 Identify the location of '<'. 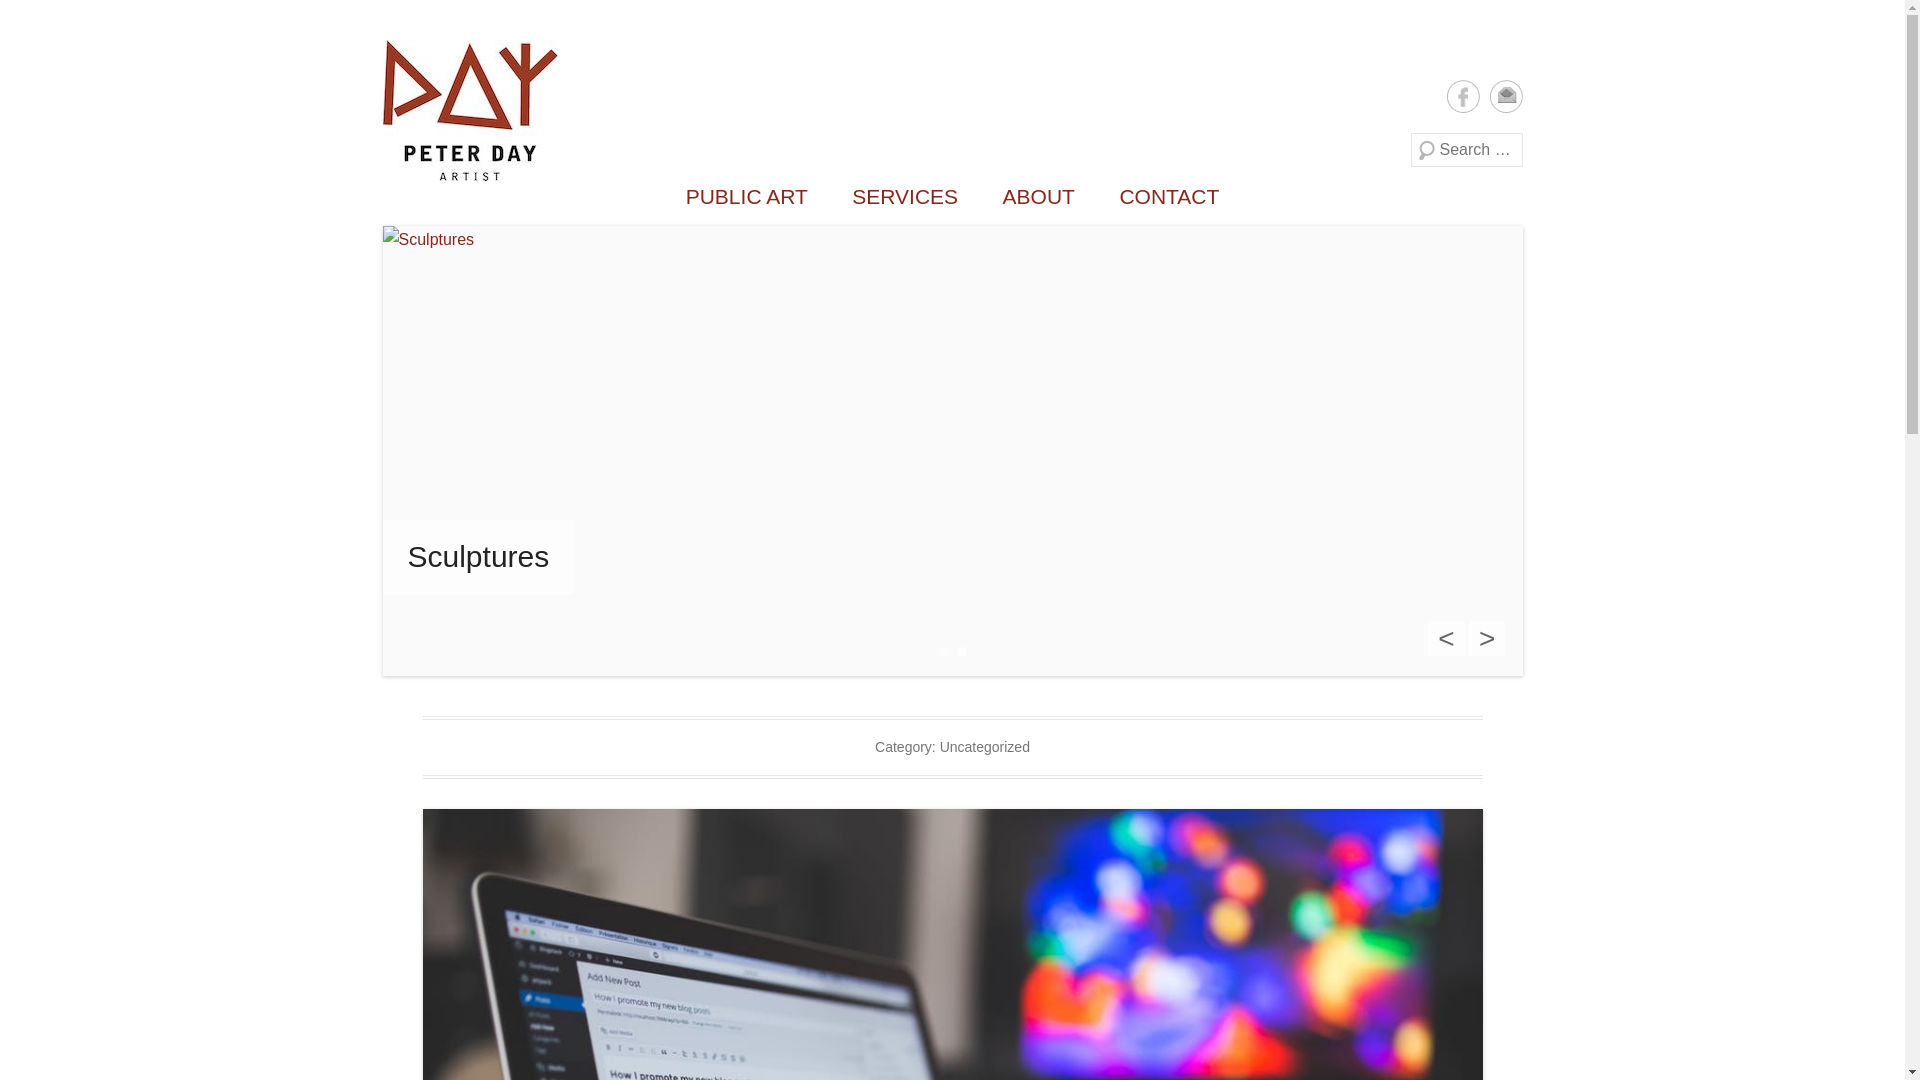
(1445, 638).